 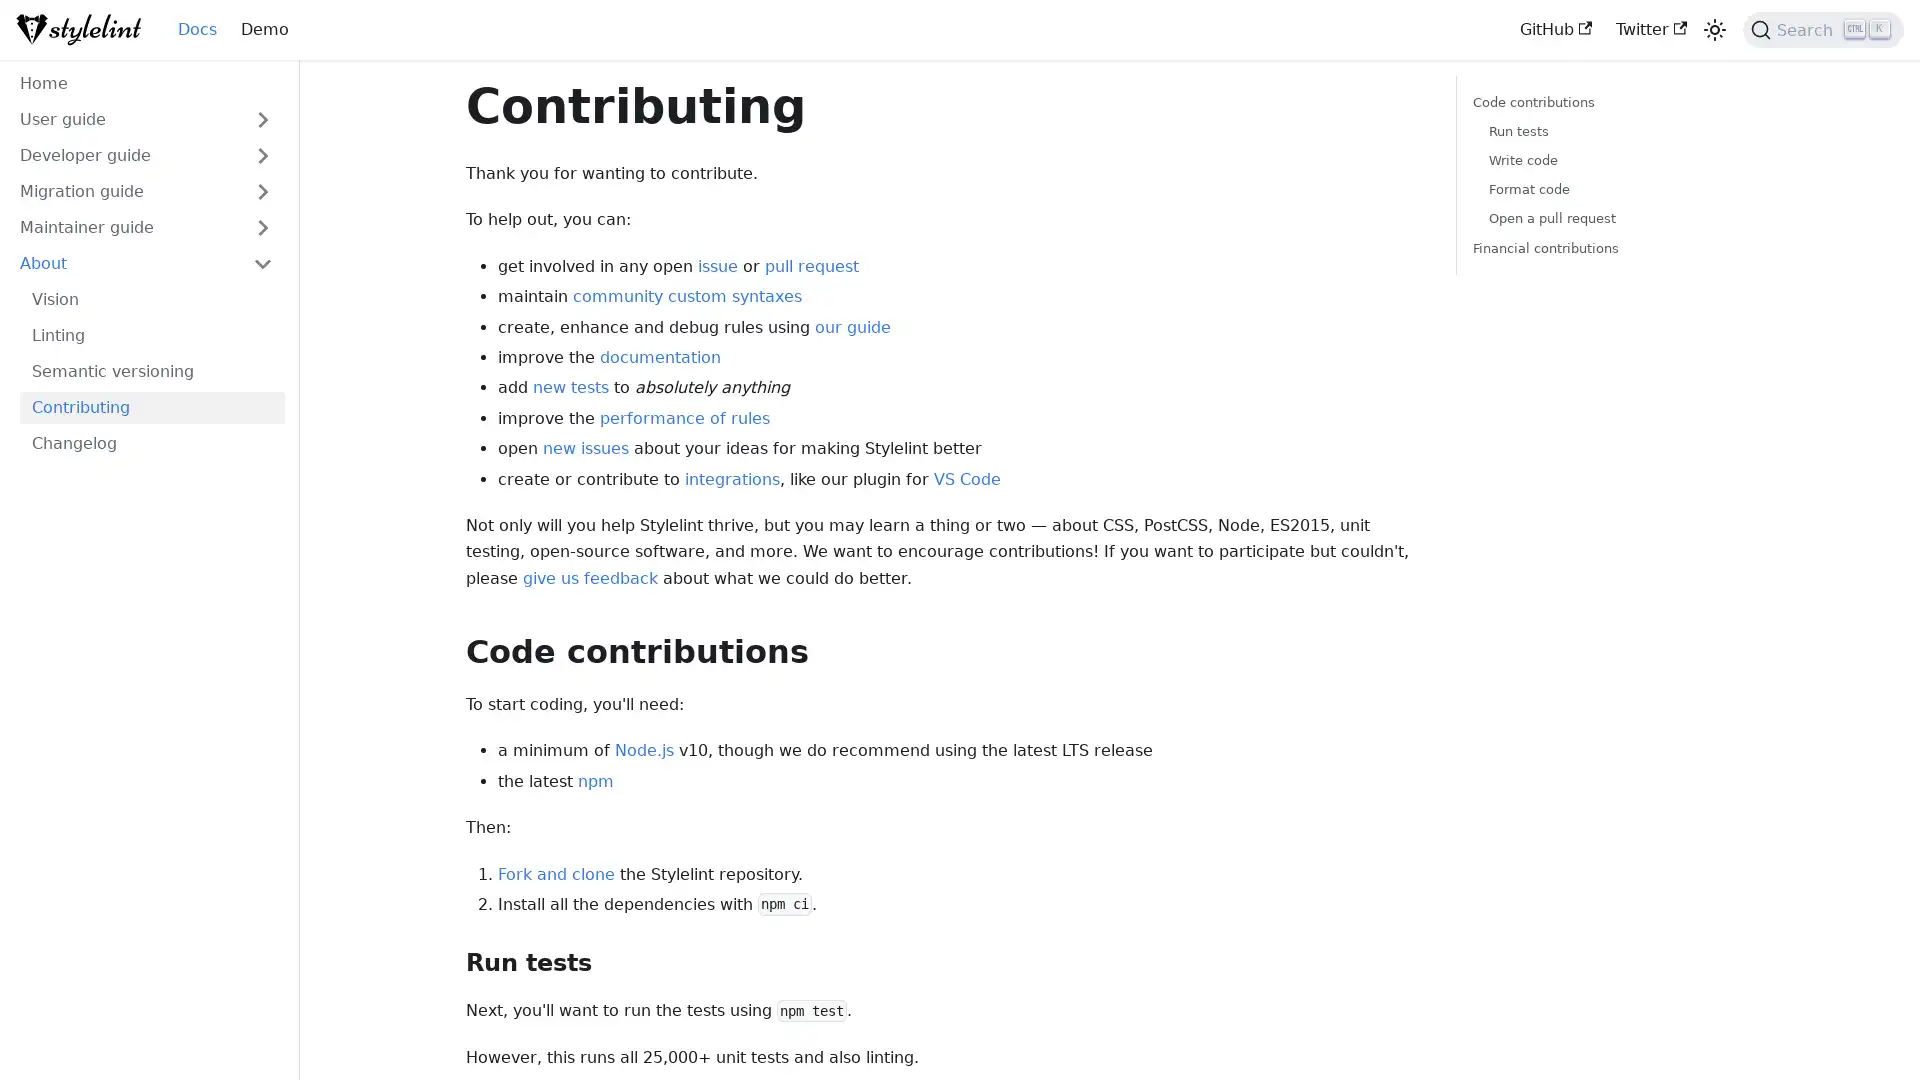 I want to click on Switch between dark and light mode (currently light mode), so click(x=1713, y=30).